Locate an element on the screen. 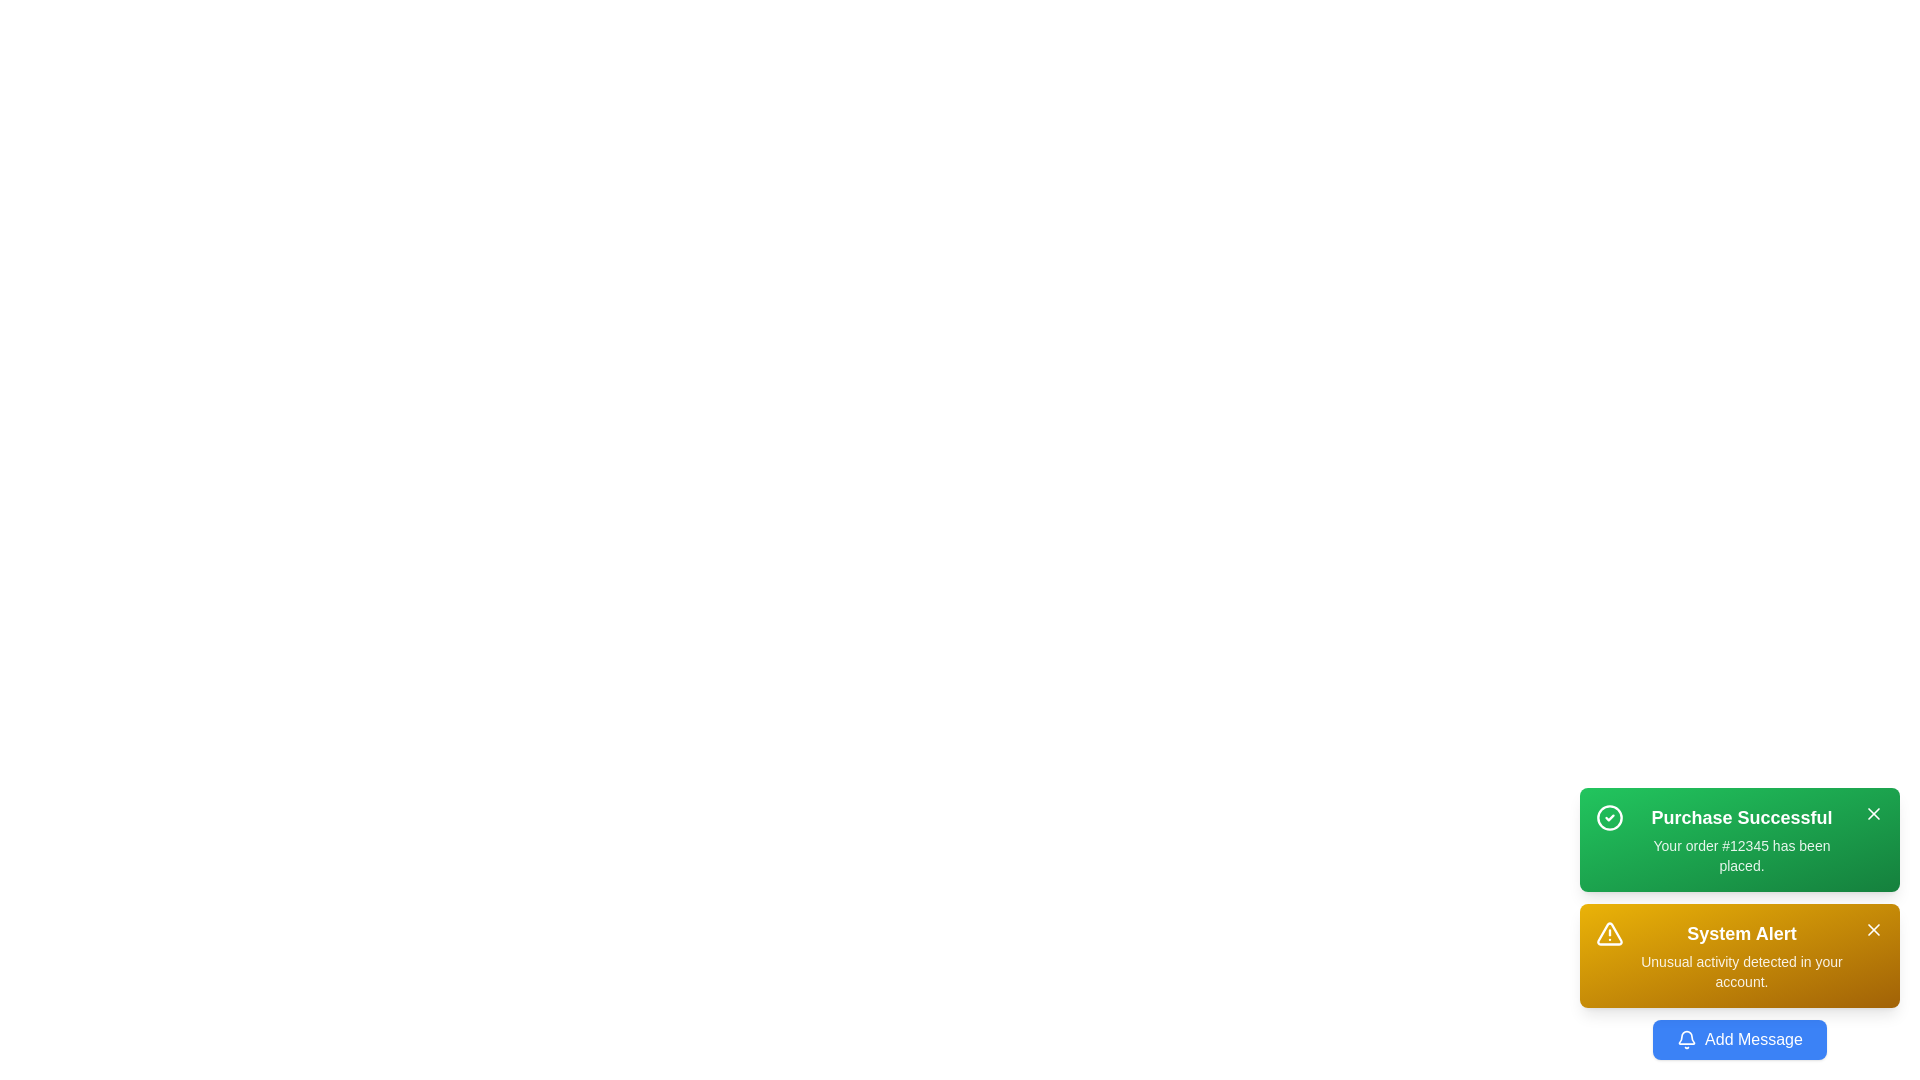 Image resolution: width=1920 pixels, height=1080 pixels. the 'Add Message' button to add a new message is located at coordinates (1738, 1039).